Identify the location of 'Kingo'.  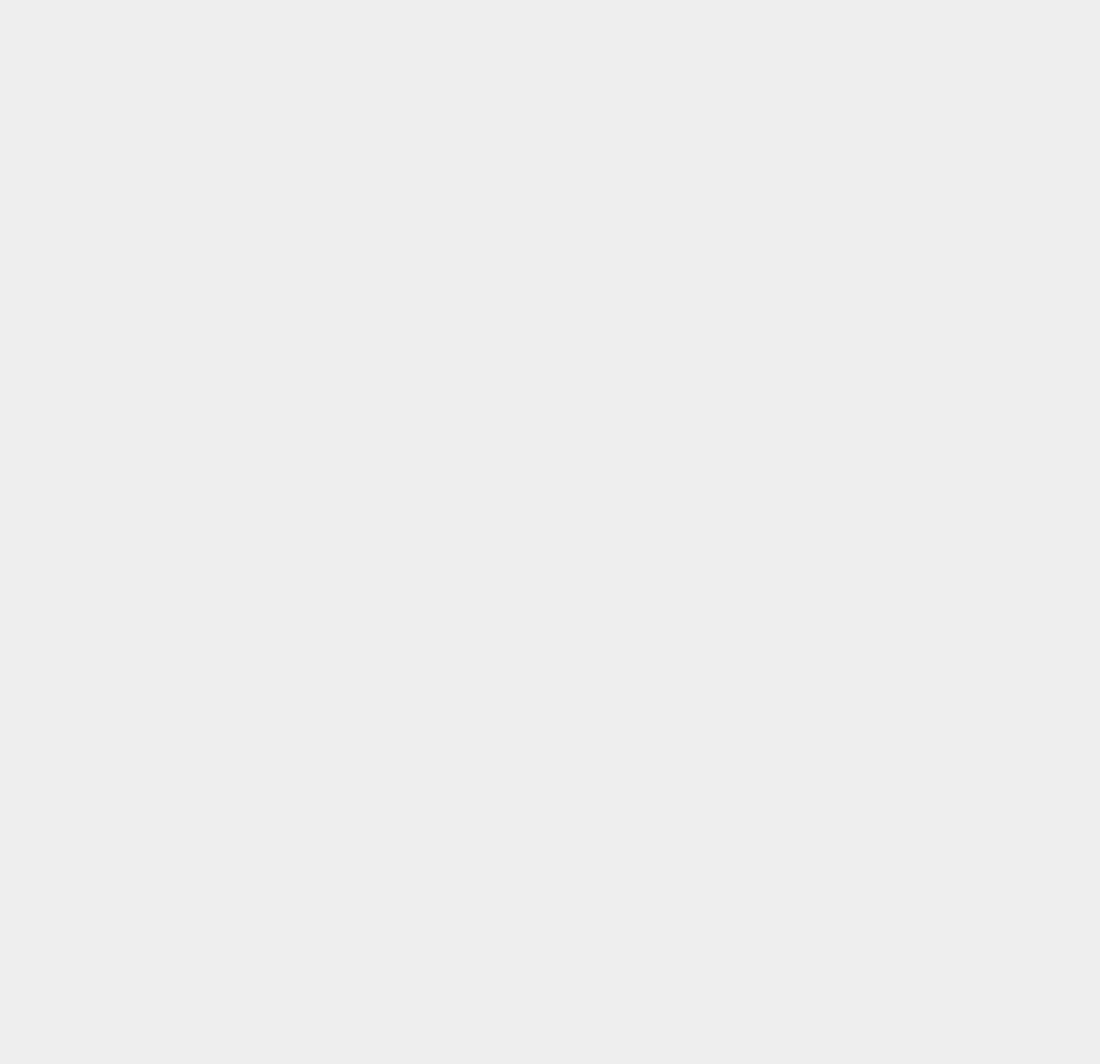
(795, 886).